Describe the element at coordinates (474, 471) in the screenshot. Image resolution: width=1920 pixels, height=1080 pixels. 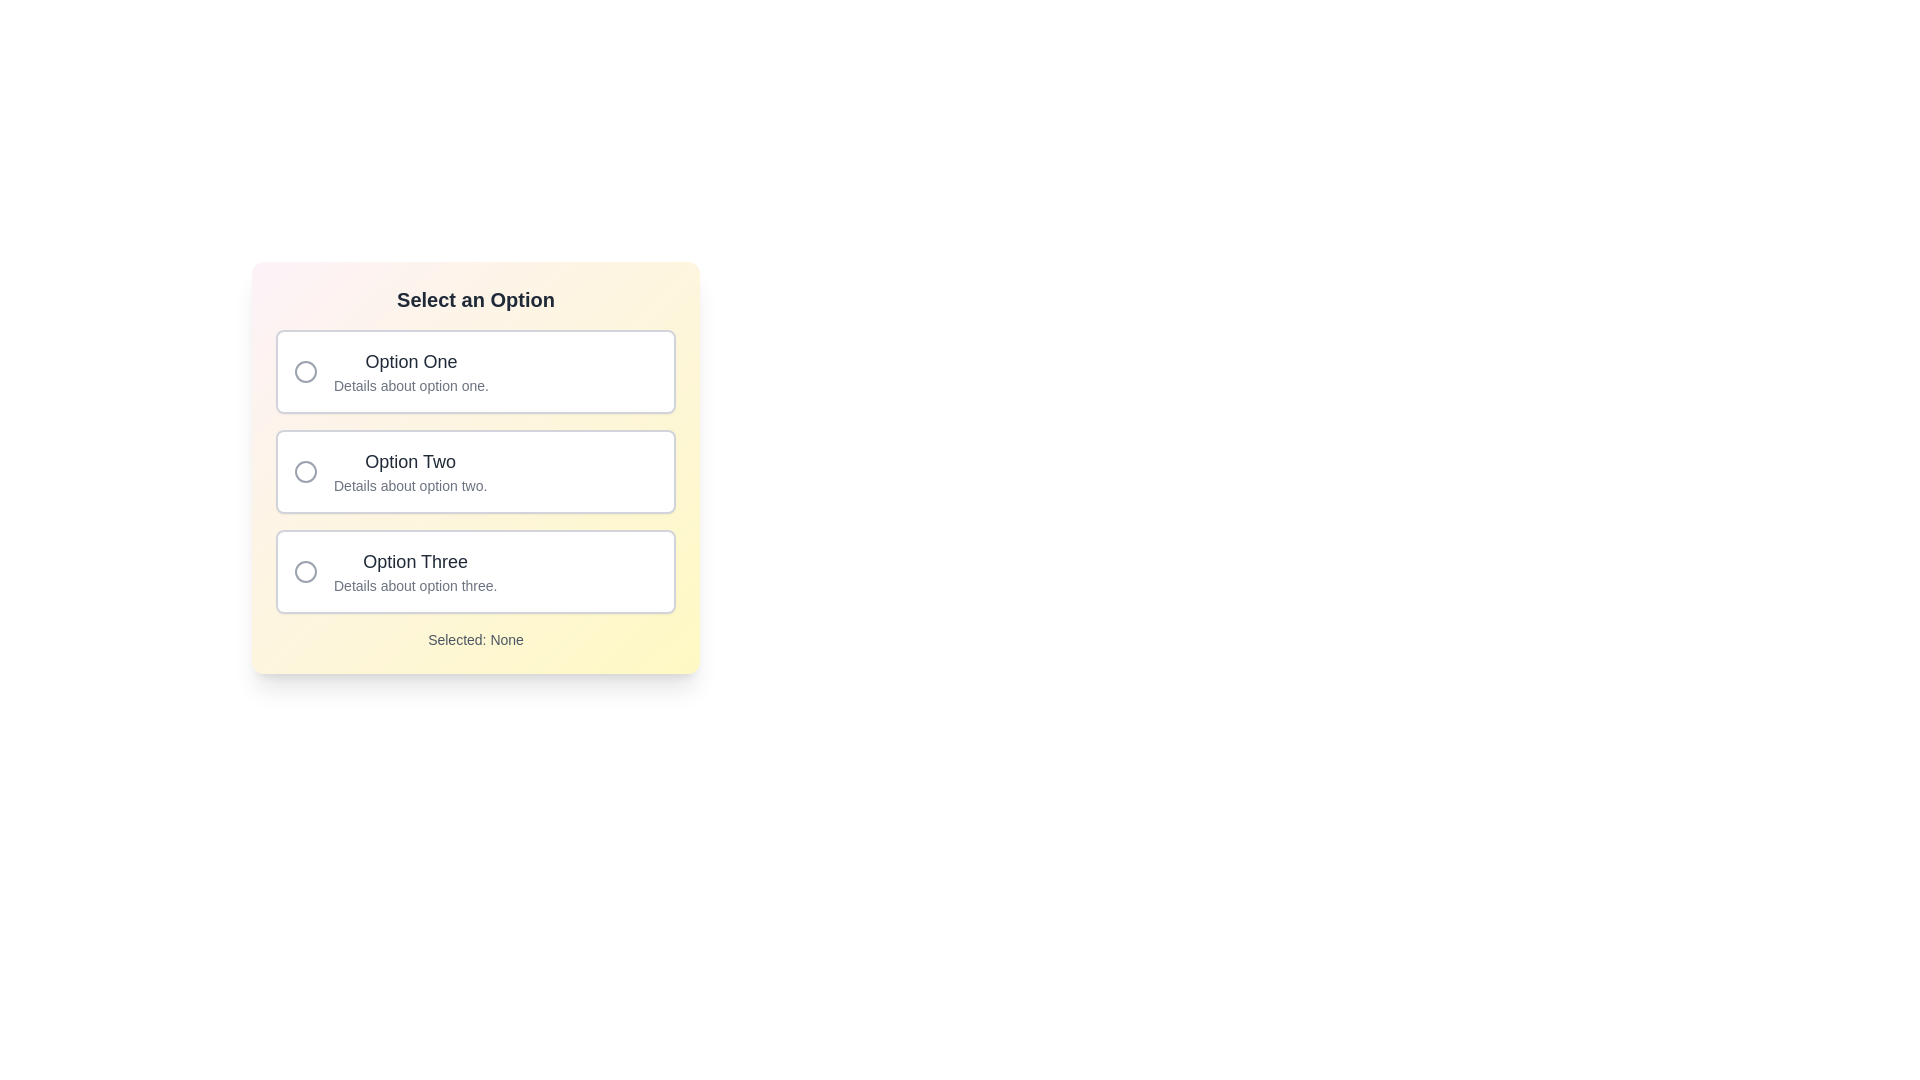
I see `anywhere on the card of the second radio button option in the vertical list` at that location.